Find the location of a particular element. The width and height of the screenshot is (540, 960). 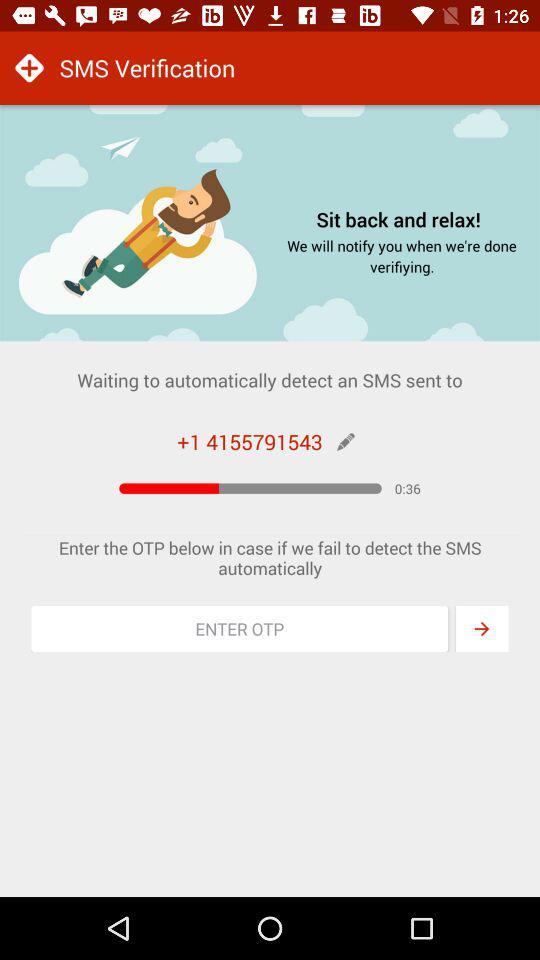

enter is located at coordinates (481, 628).